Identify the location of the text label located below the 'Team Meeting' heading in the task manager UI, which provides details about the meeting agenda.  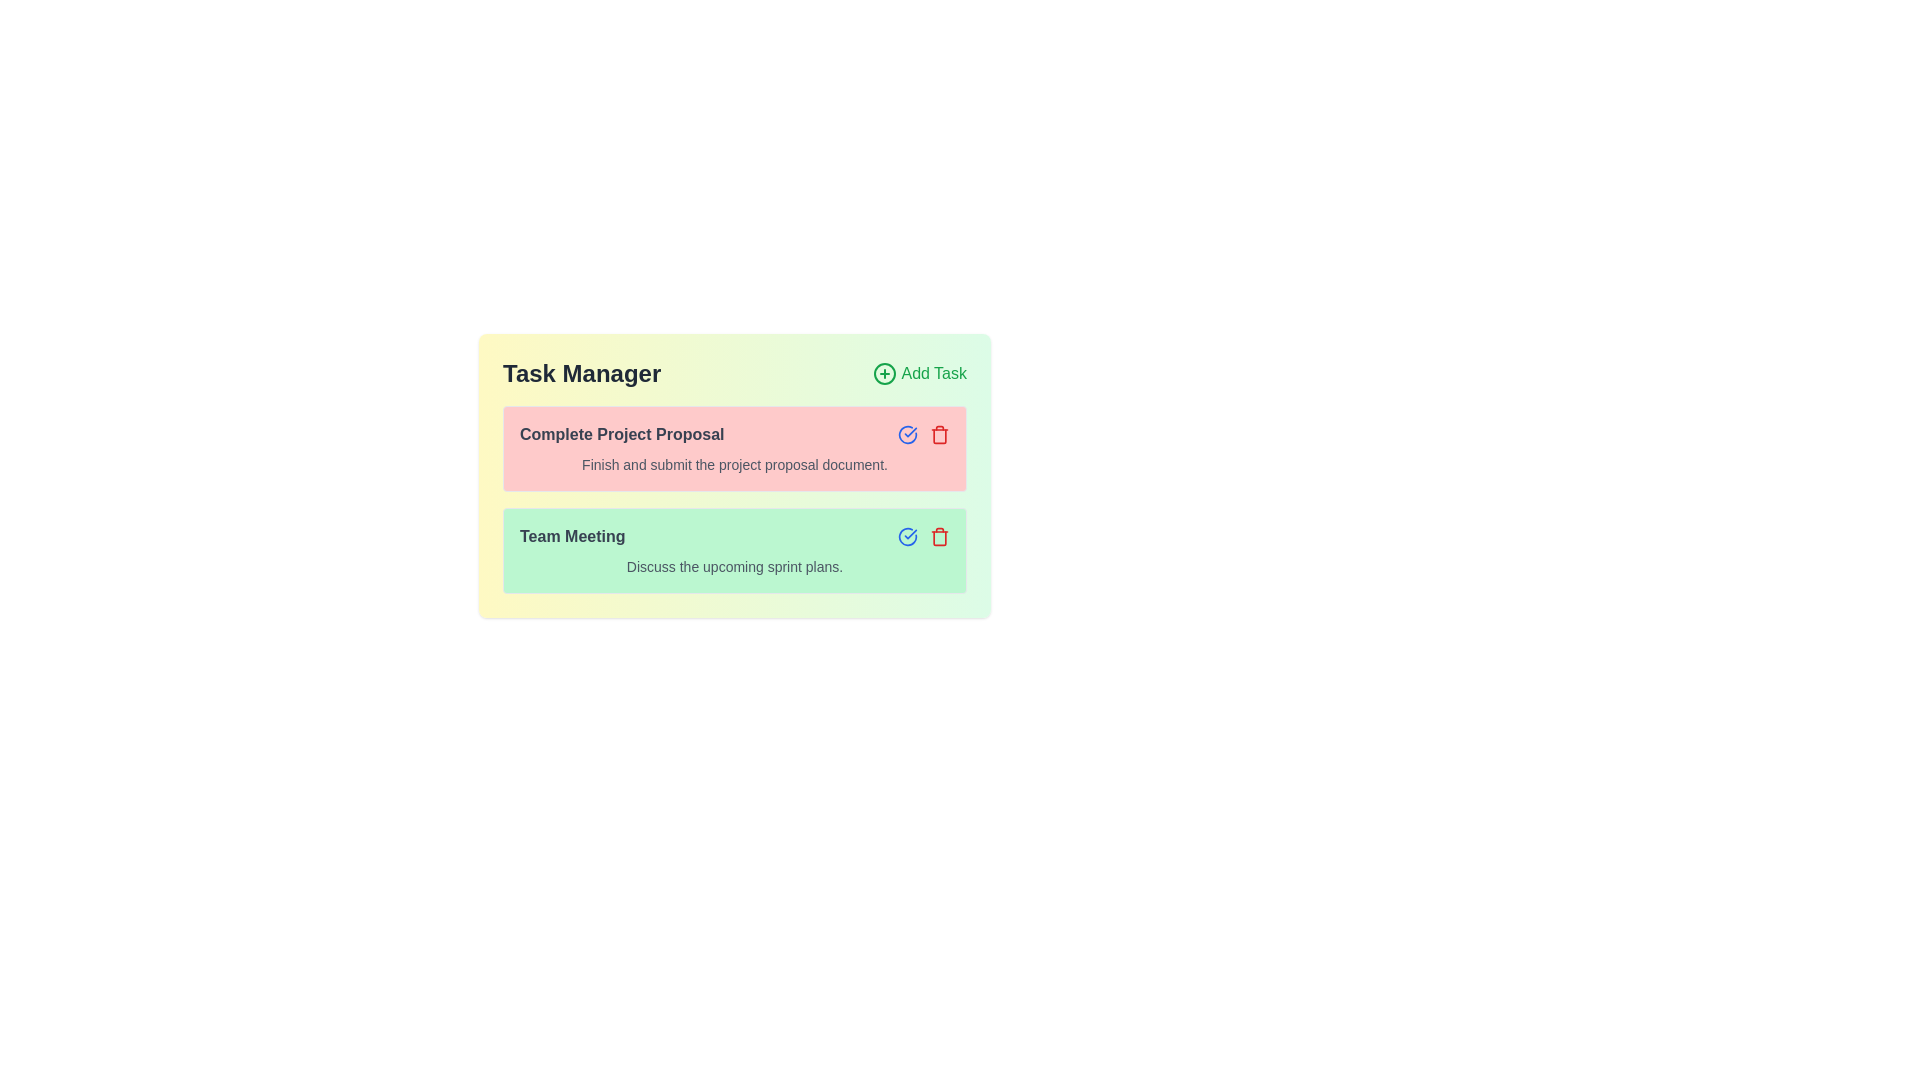
(733, 567).